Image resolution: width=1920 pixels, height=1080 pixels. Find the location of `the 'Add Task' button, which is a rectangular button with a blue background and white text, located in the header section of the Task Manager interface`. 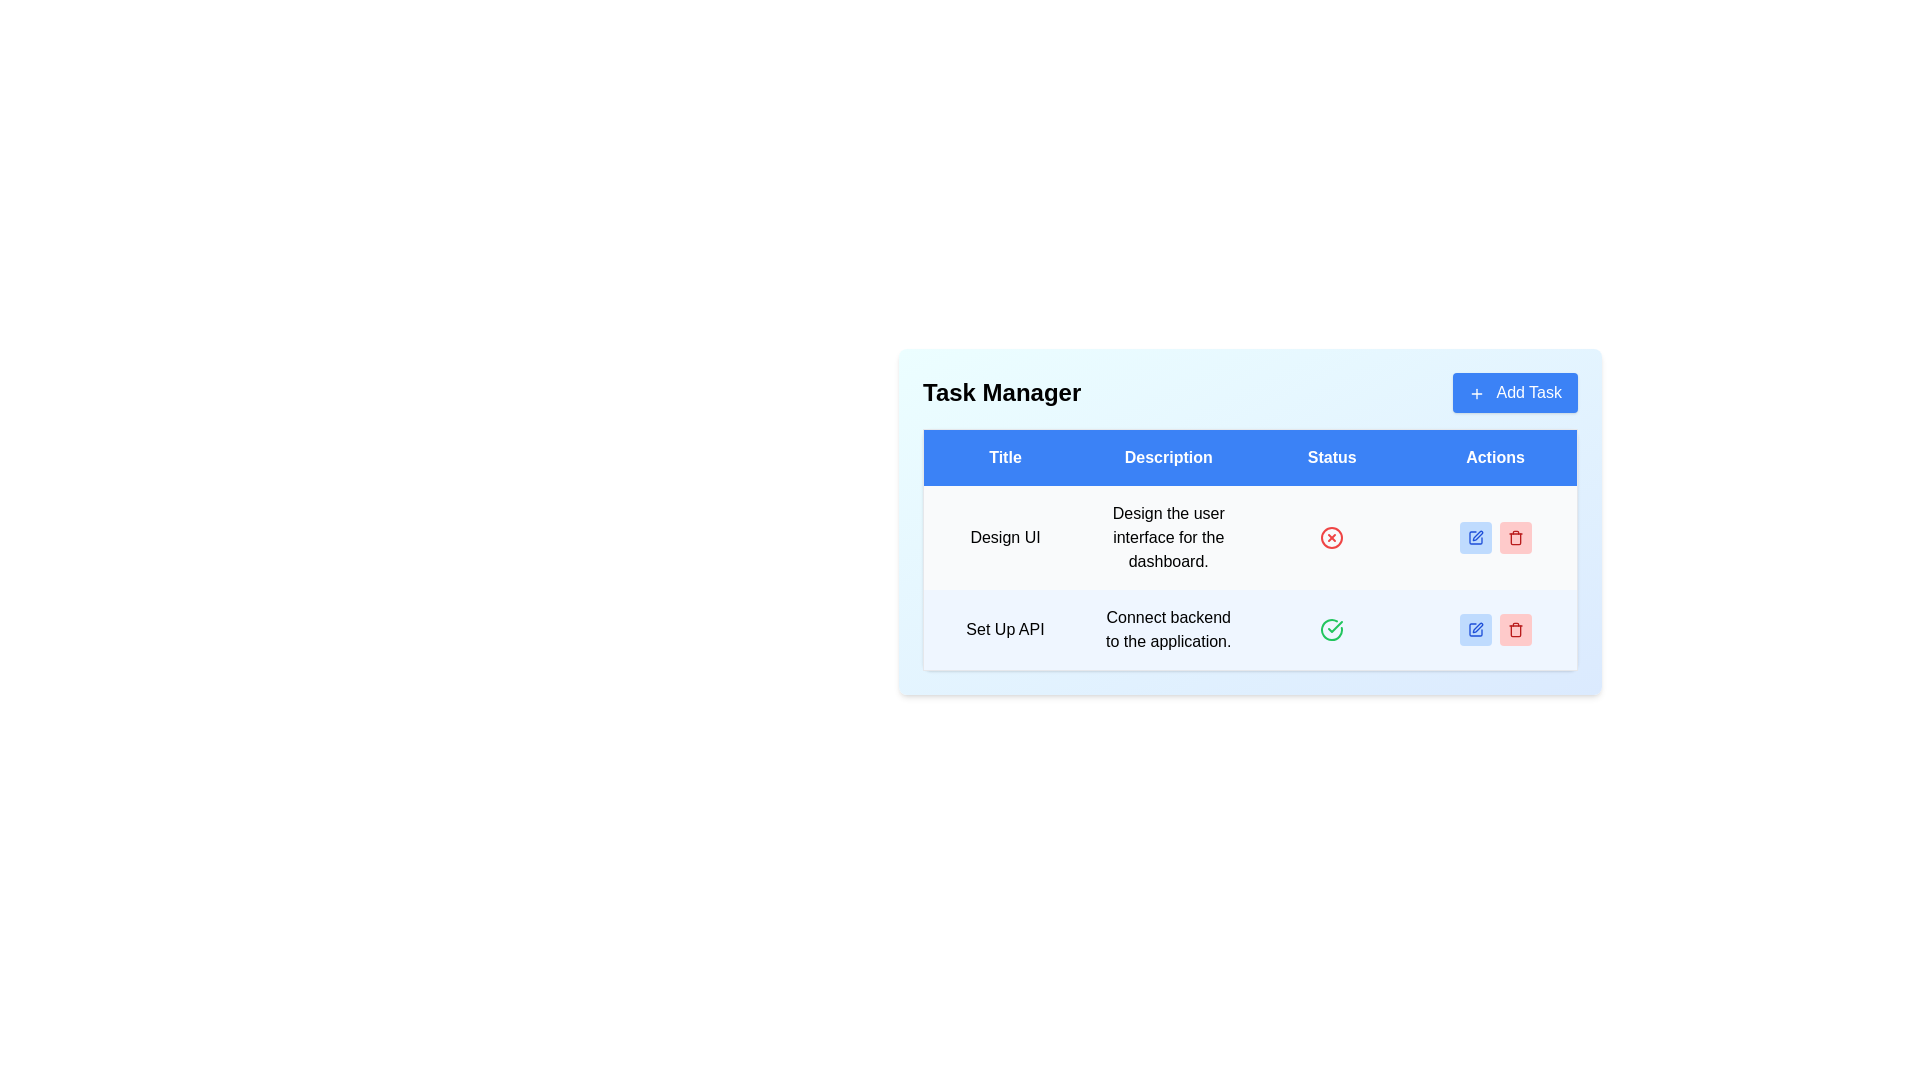

the 'Add Task' button, which is a rectangular button with a blue background and white text, located in the header section of the Task Manager interface is located at coordinates (1515, 393).